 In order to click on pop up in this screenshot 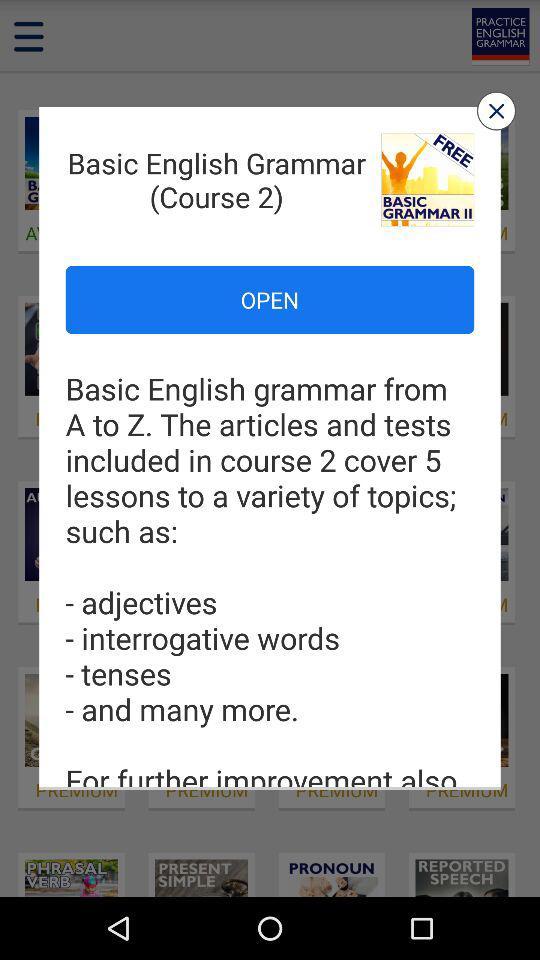, I will do `click(495, 111)`.